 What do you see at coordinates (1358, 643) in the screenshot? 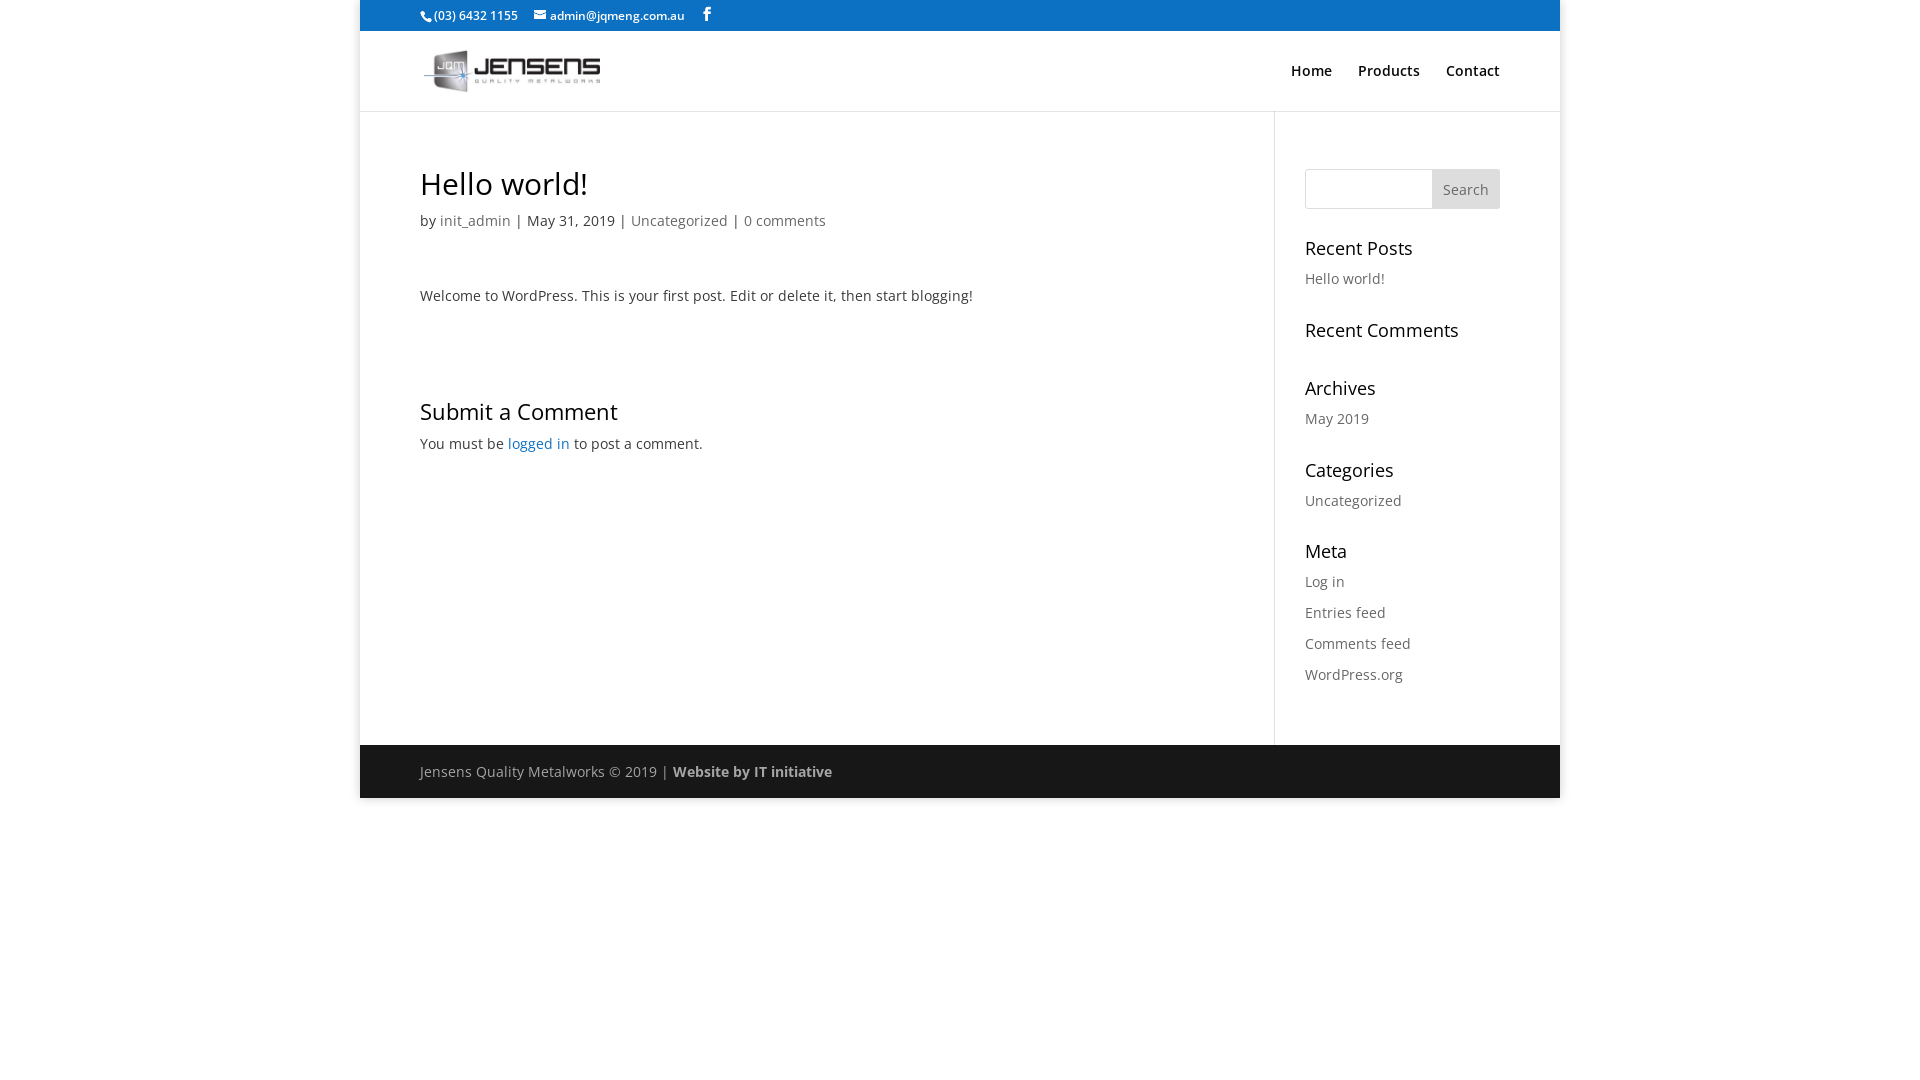
I see `'Comments feed'` at bounding box center [1358, 643].